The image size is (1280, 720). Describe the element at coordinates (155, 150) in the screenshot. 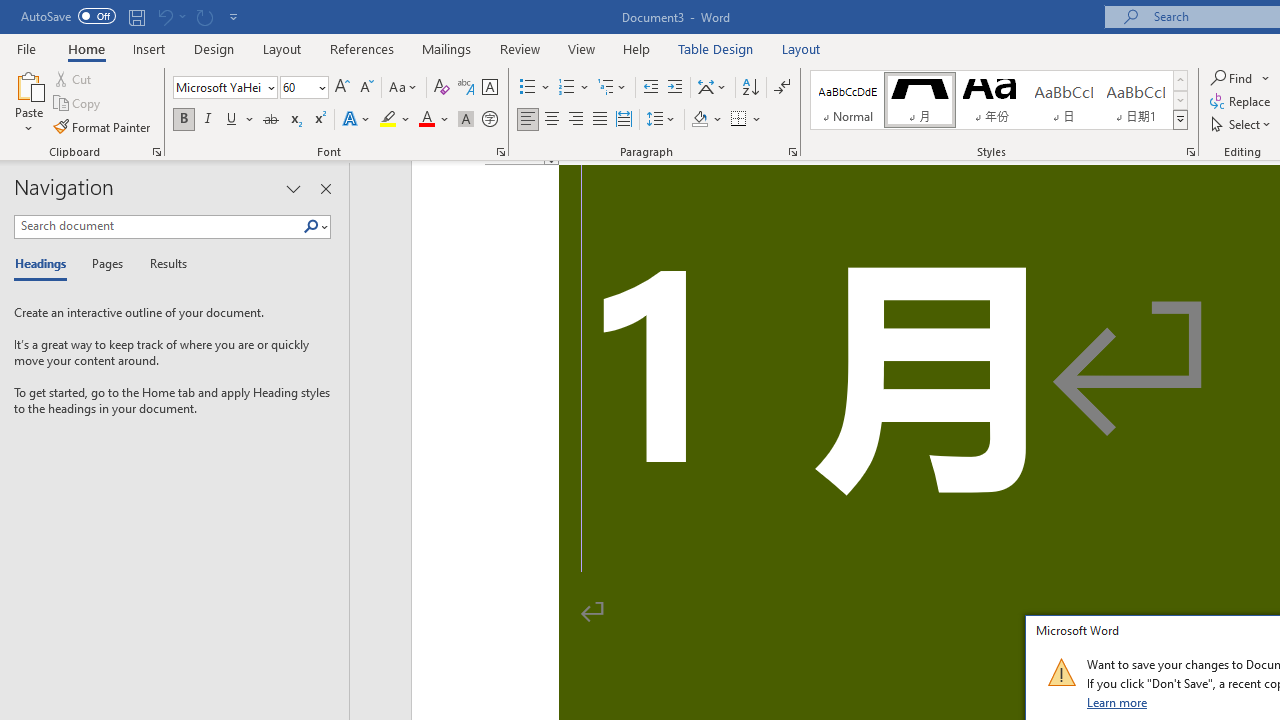

I see `'Office Clipboard...'` at that location.